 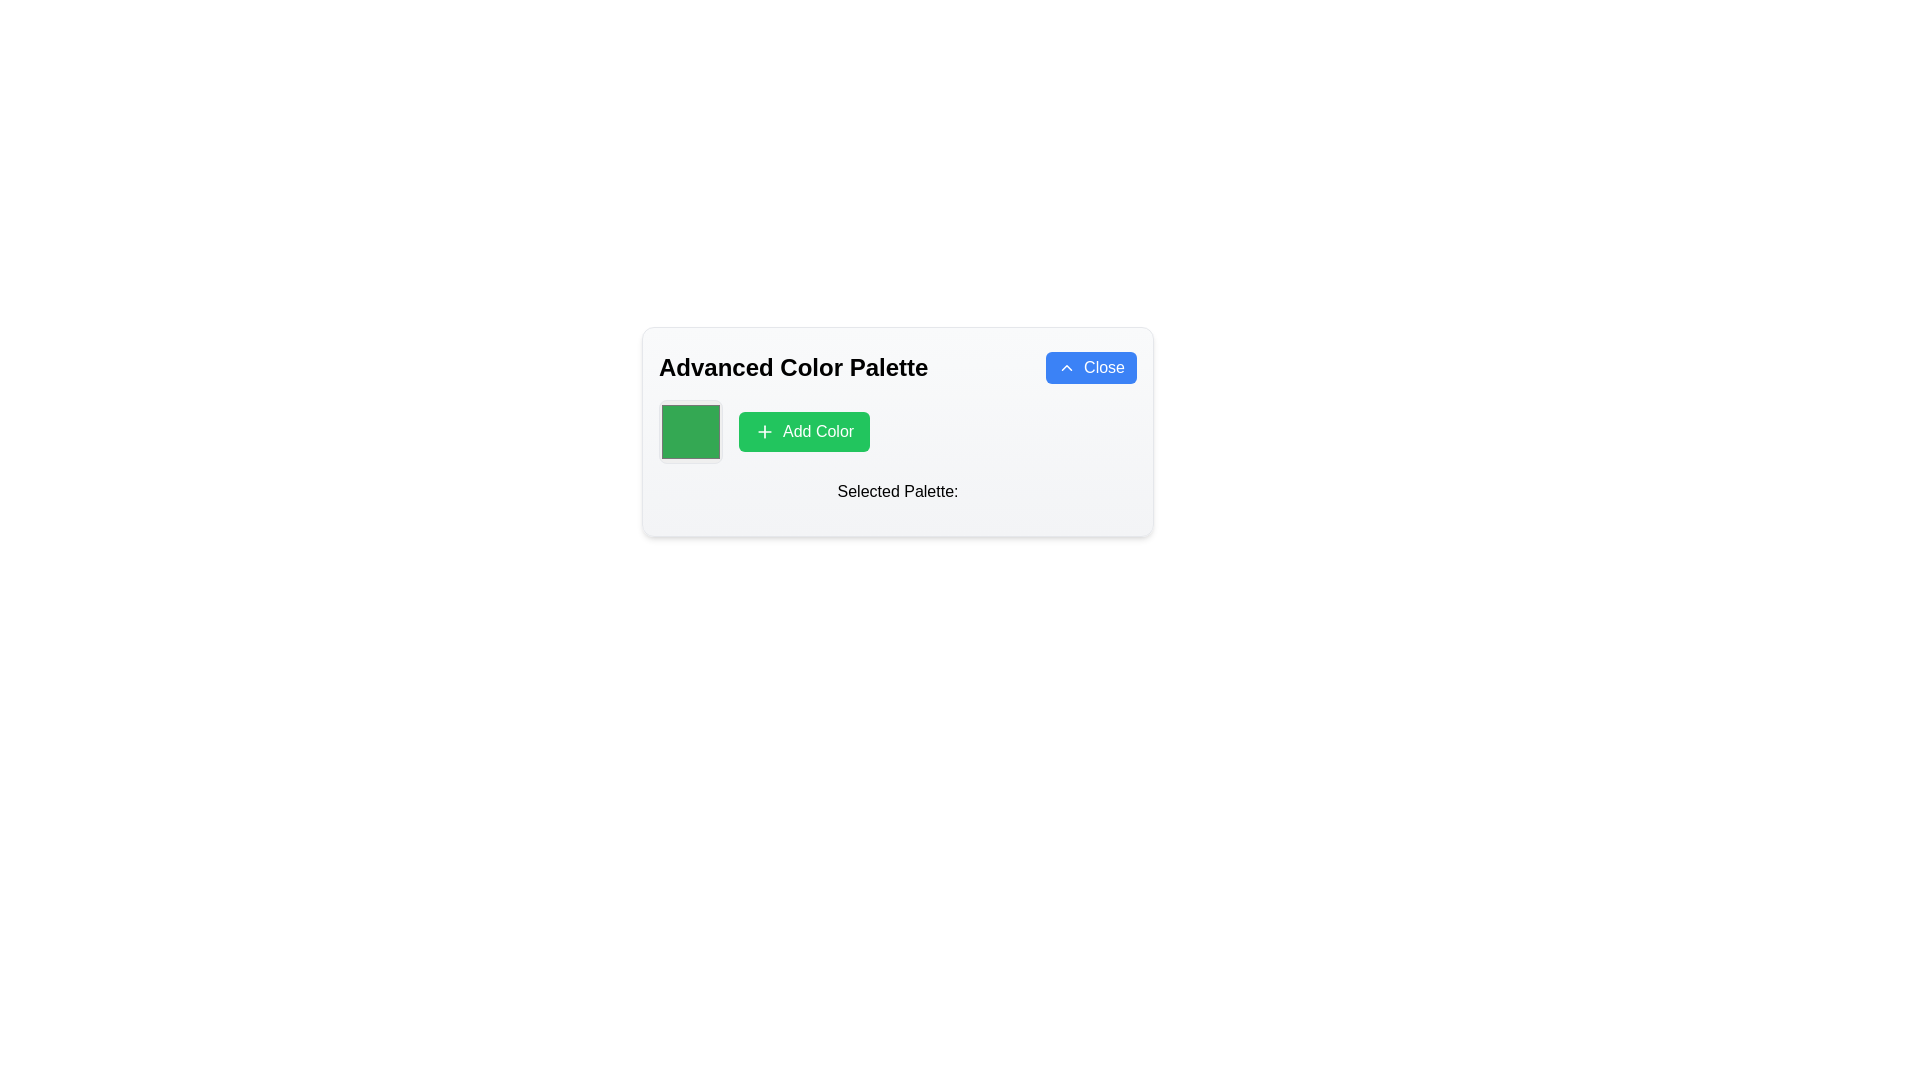 What do you see at coordinates (763, 431) in the screenshot?
I see `the green rectangular button labeled 'Add Color'` at bounding box center [763, 431].